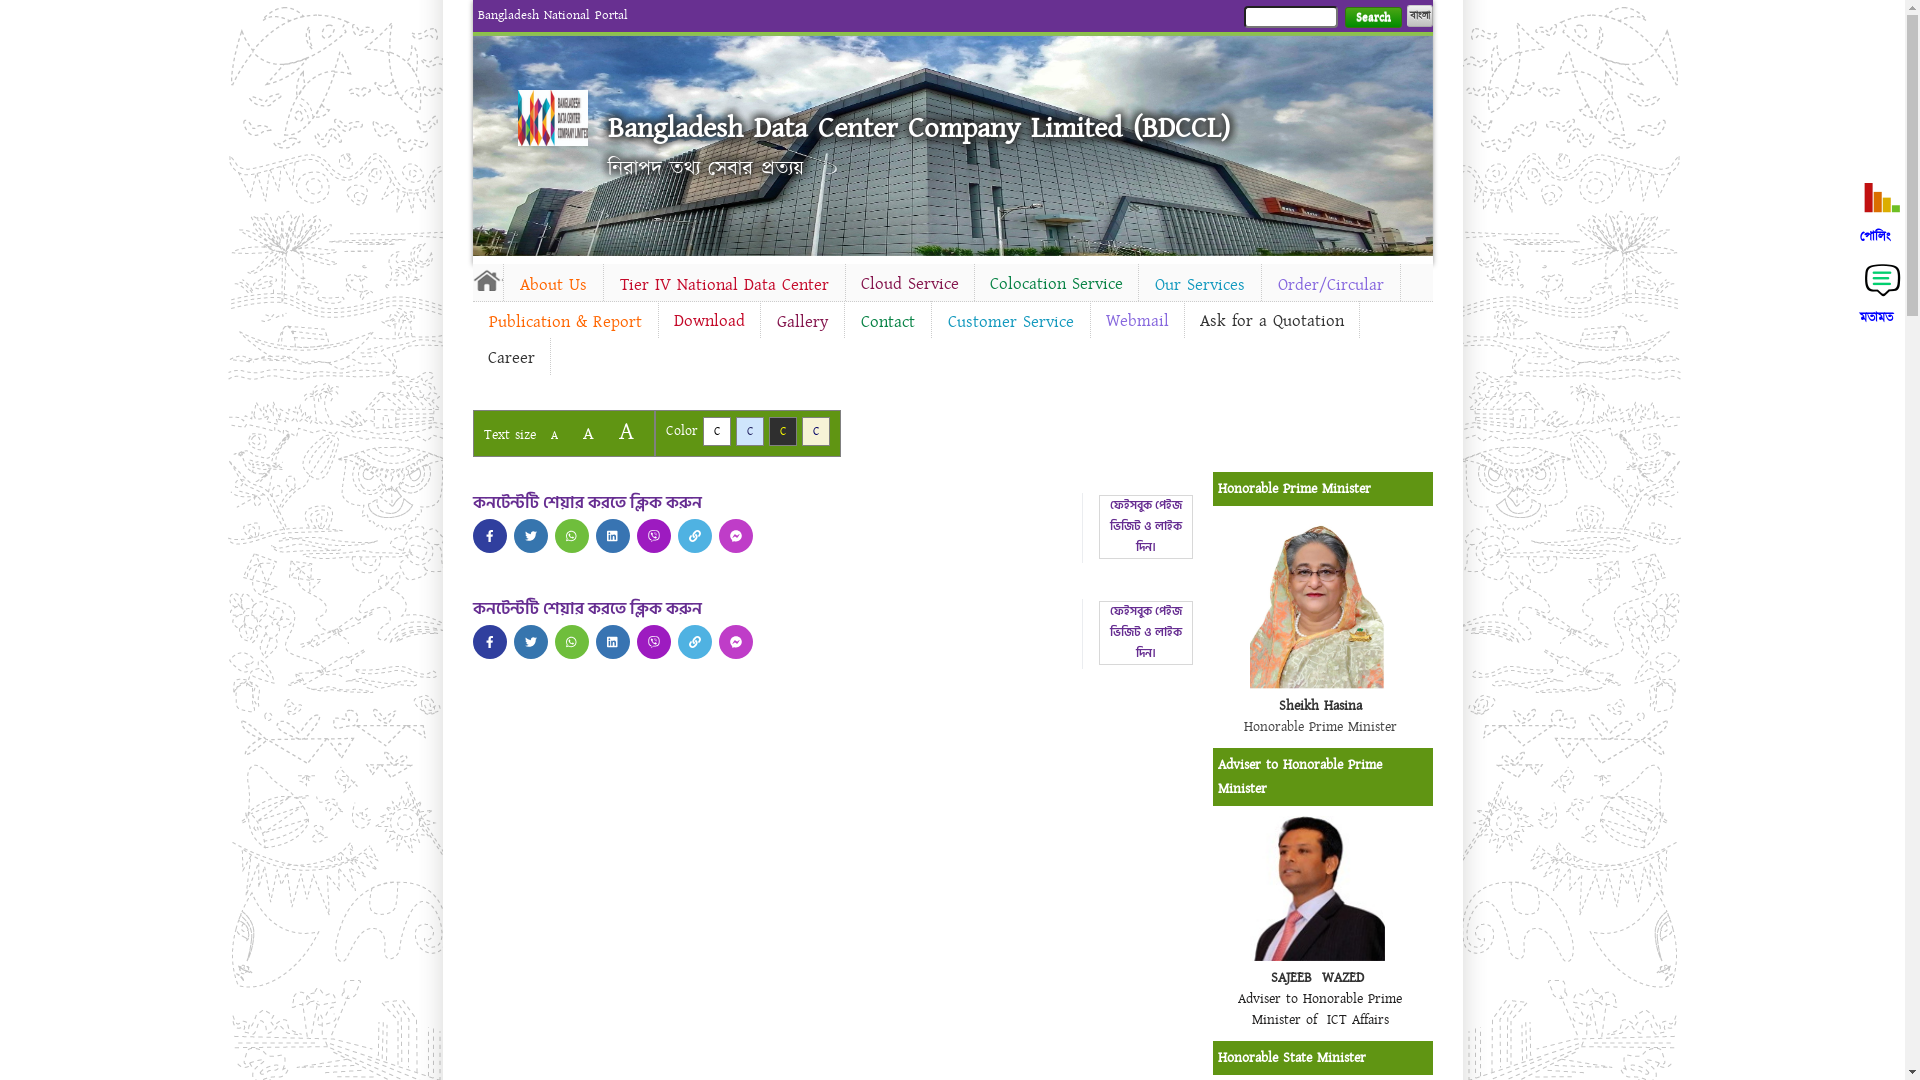  Describe the element at coordinates (781, 430) in the screenshot. I see `'C'` at that location.